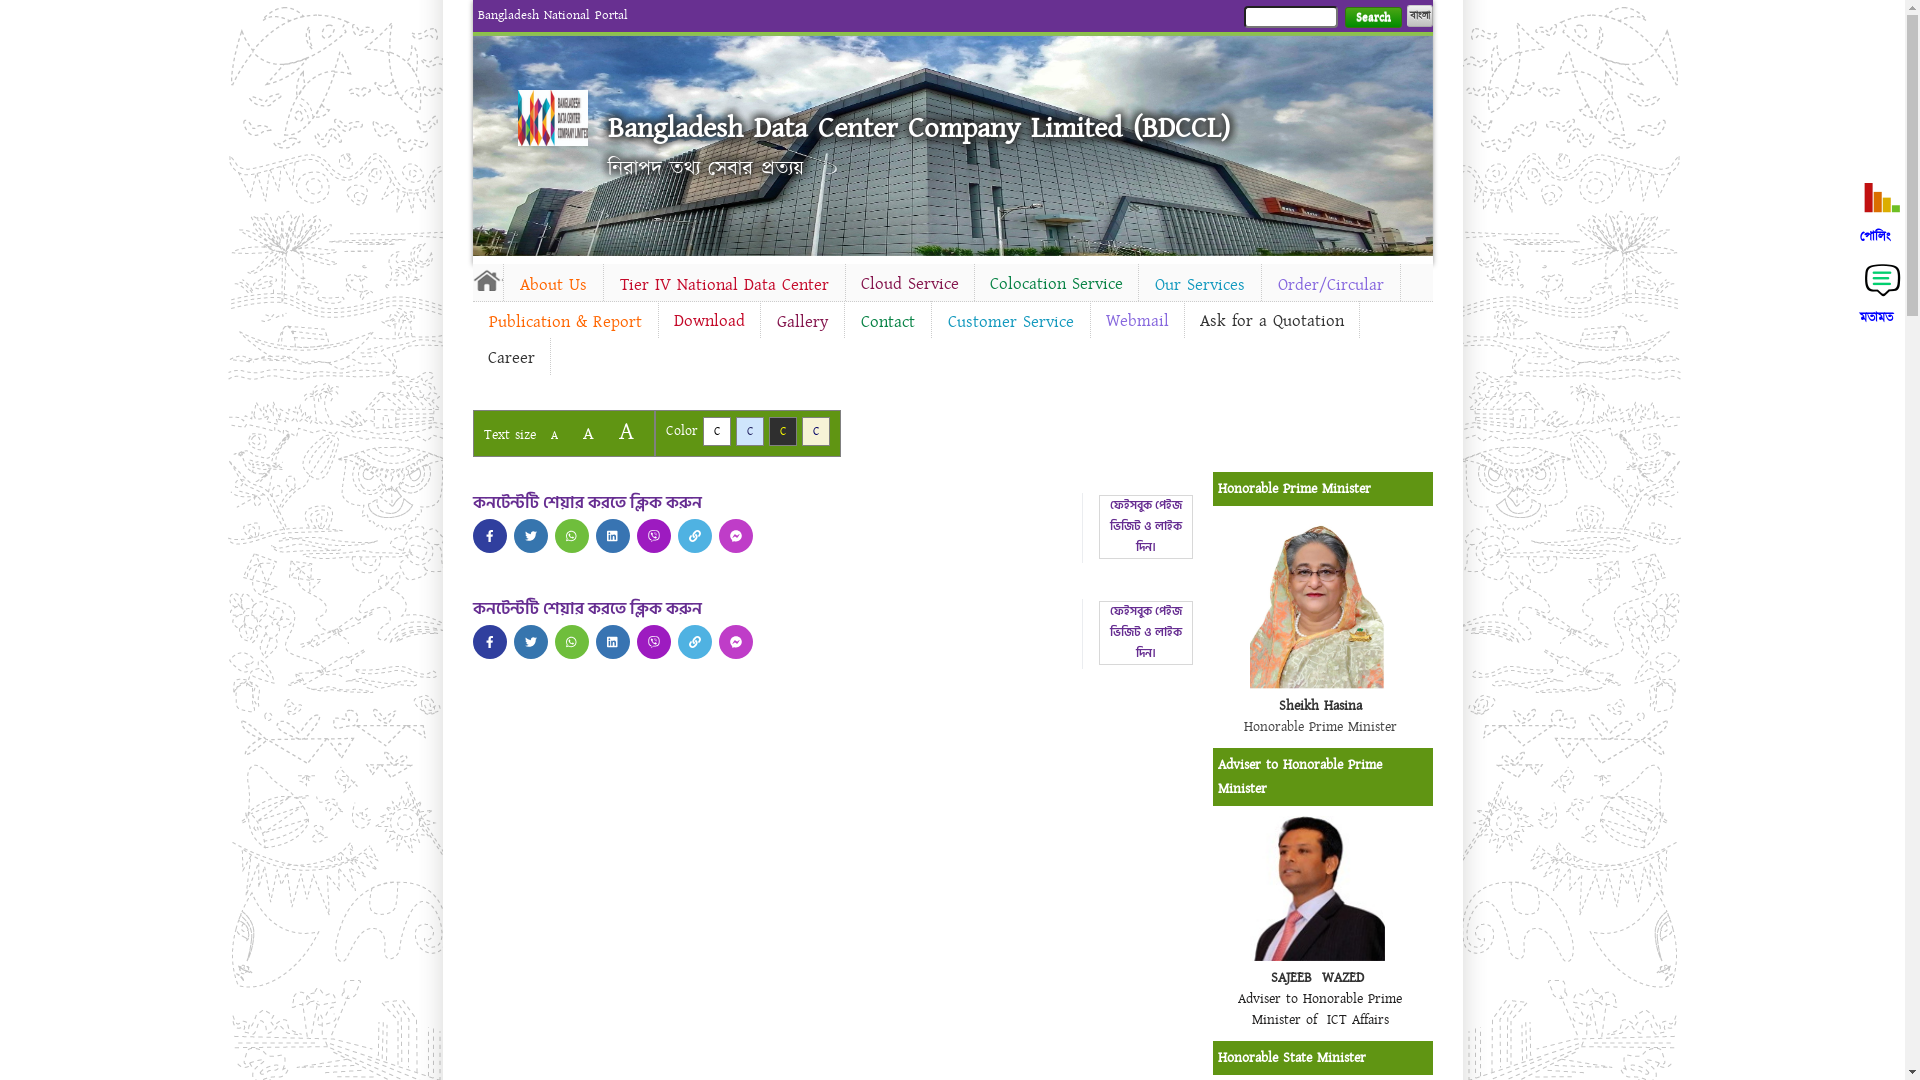  Describe the element at coordinates (781, 430) in the screenshot. I see `'C'` at that location.